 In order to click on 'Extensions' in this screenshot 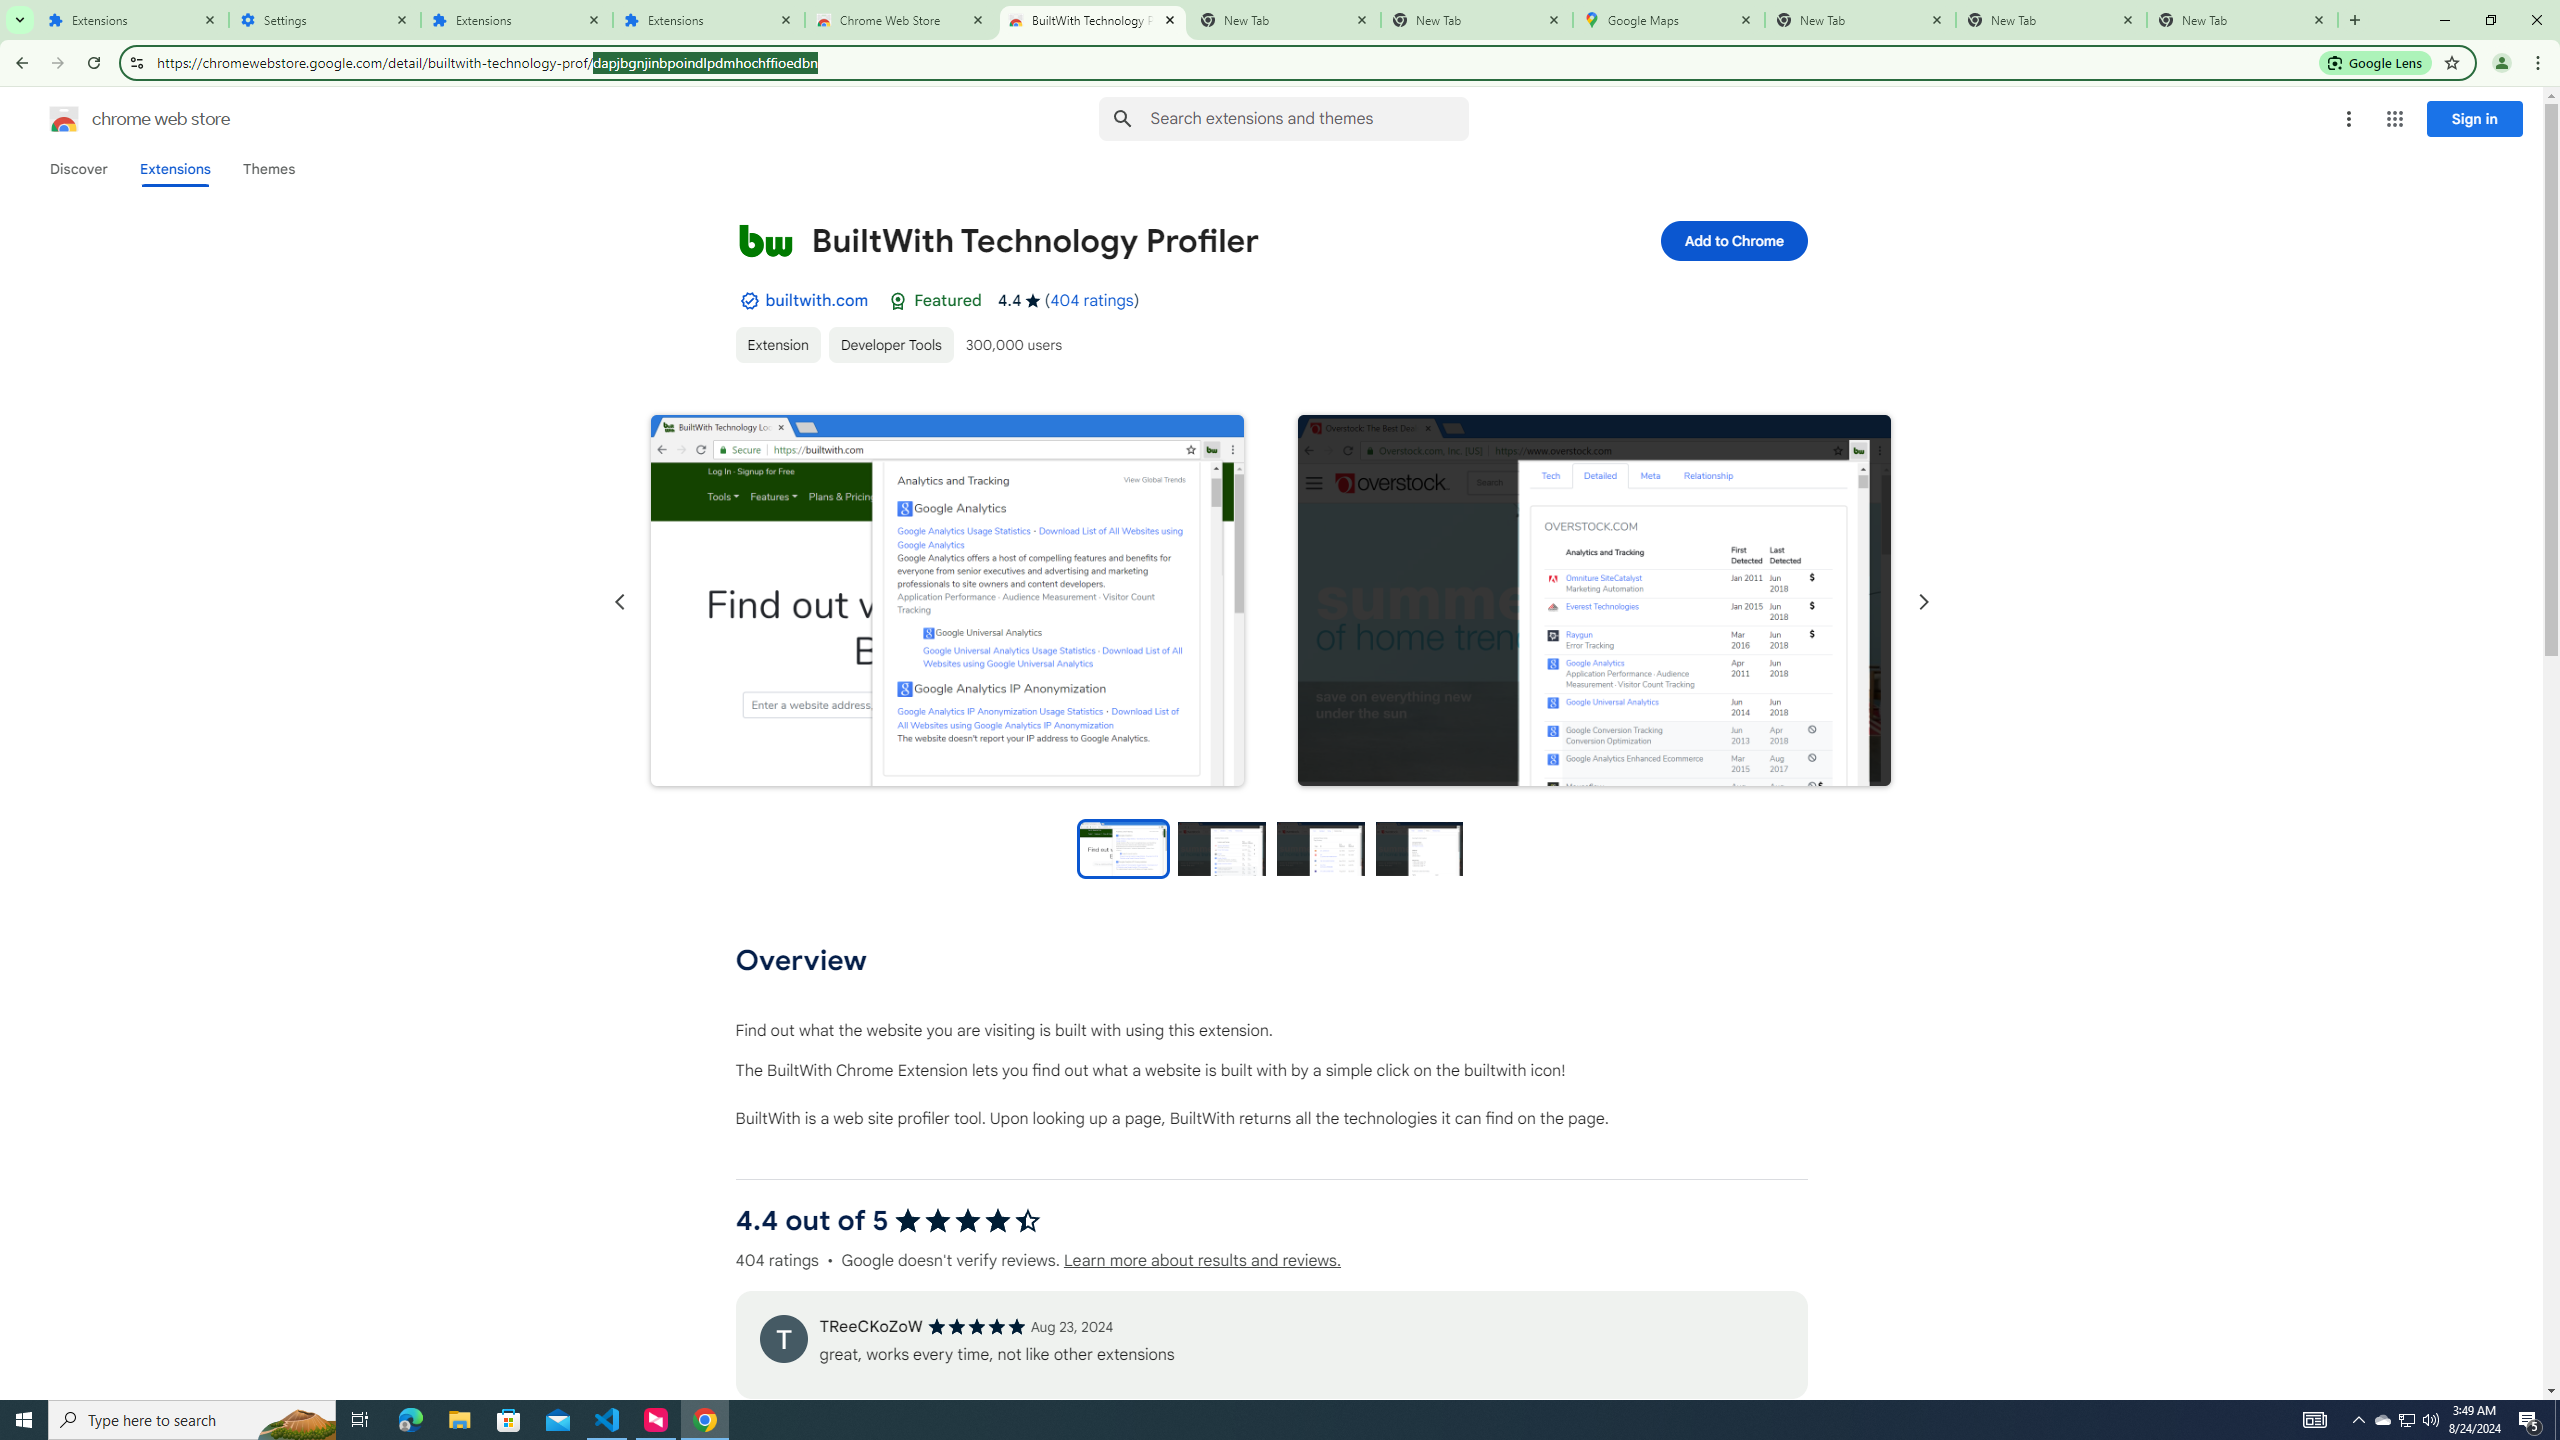, I will do `click(133, 19)`.